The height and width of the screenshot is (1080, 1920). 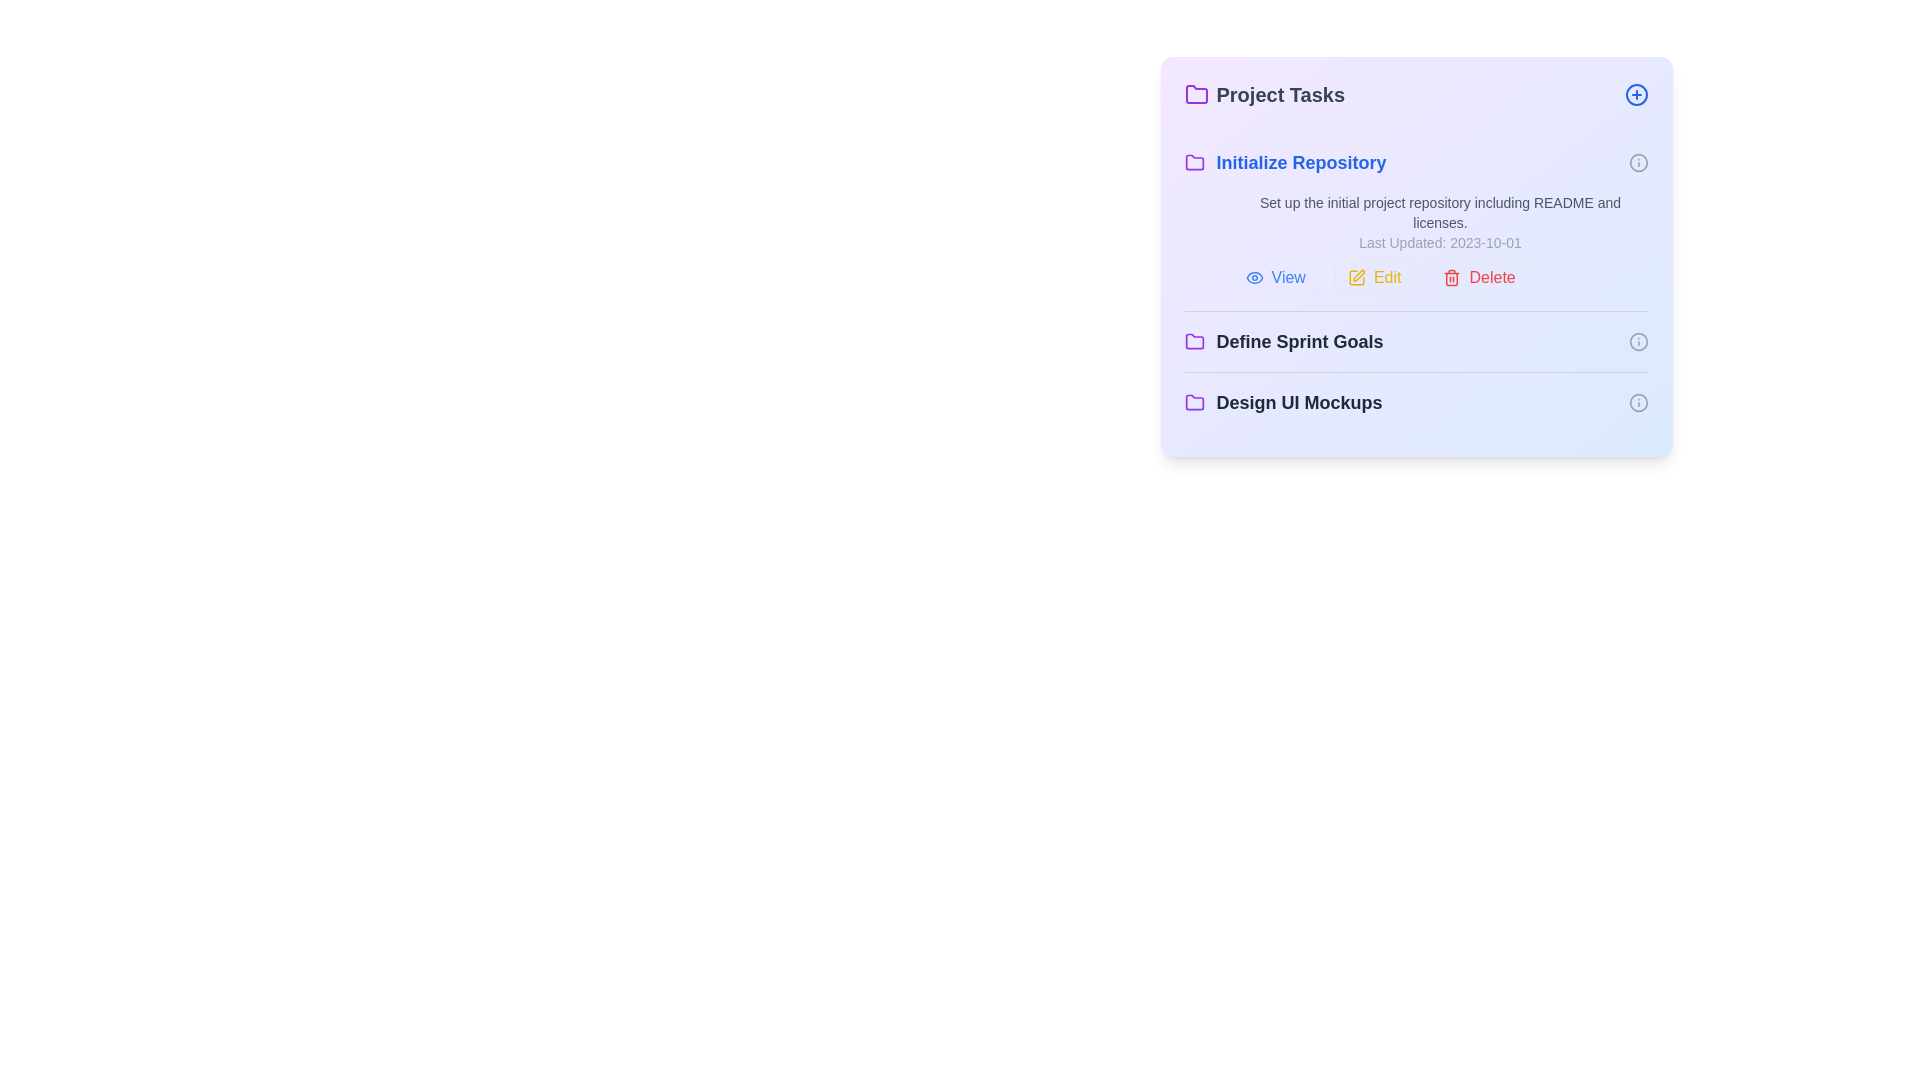 I want to click on the text label that serves as a title for a task in the project management interface, located on the right side of the vertical list, specifically the second item under 'Initialize Repository', so click(x=1300, y=341).